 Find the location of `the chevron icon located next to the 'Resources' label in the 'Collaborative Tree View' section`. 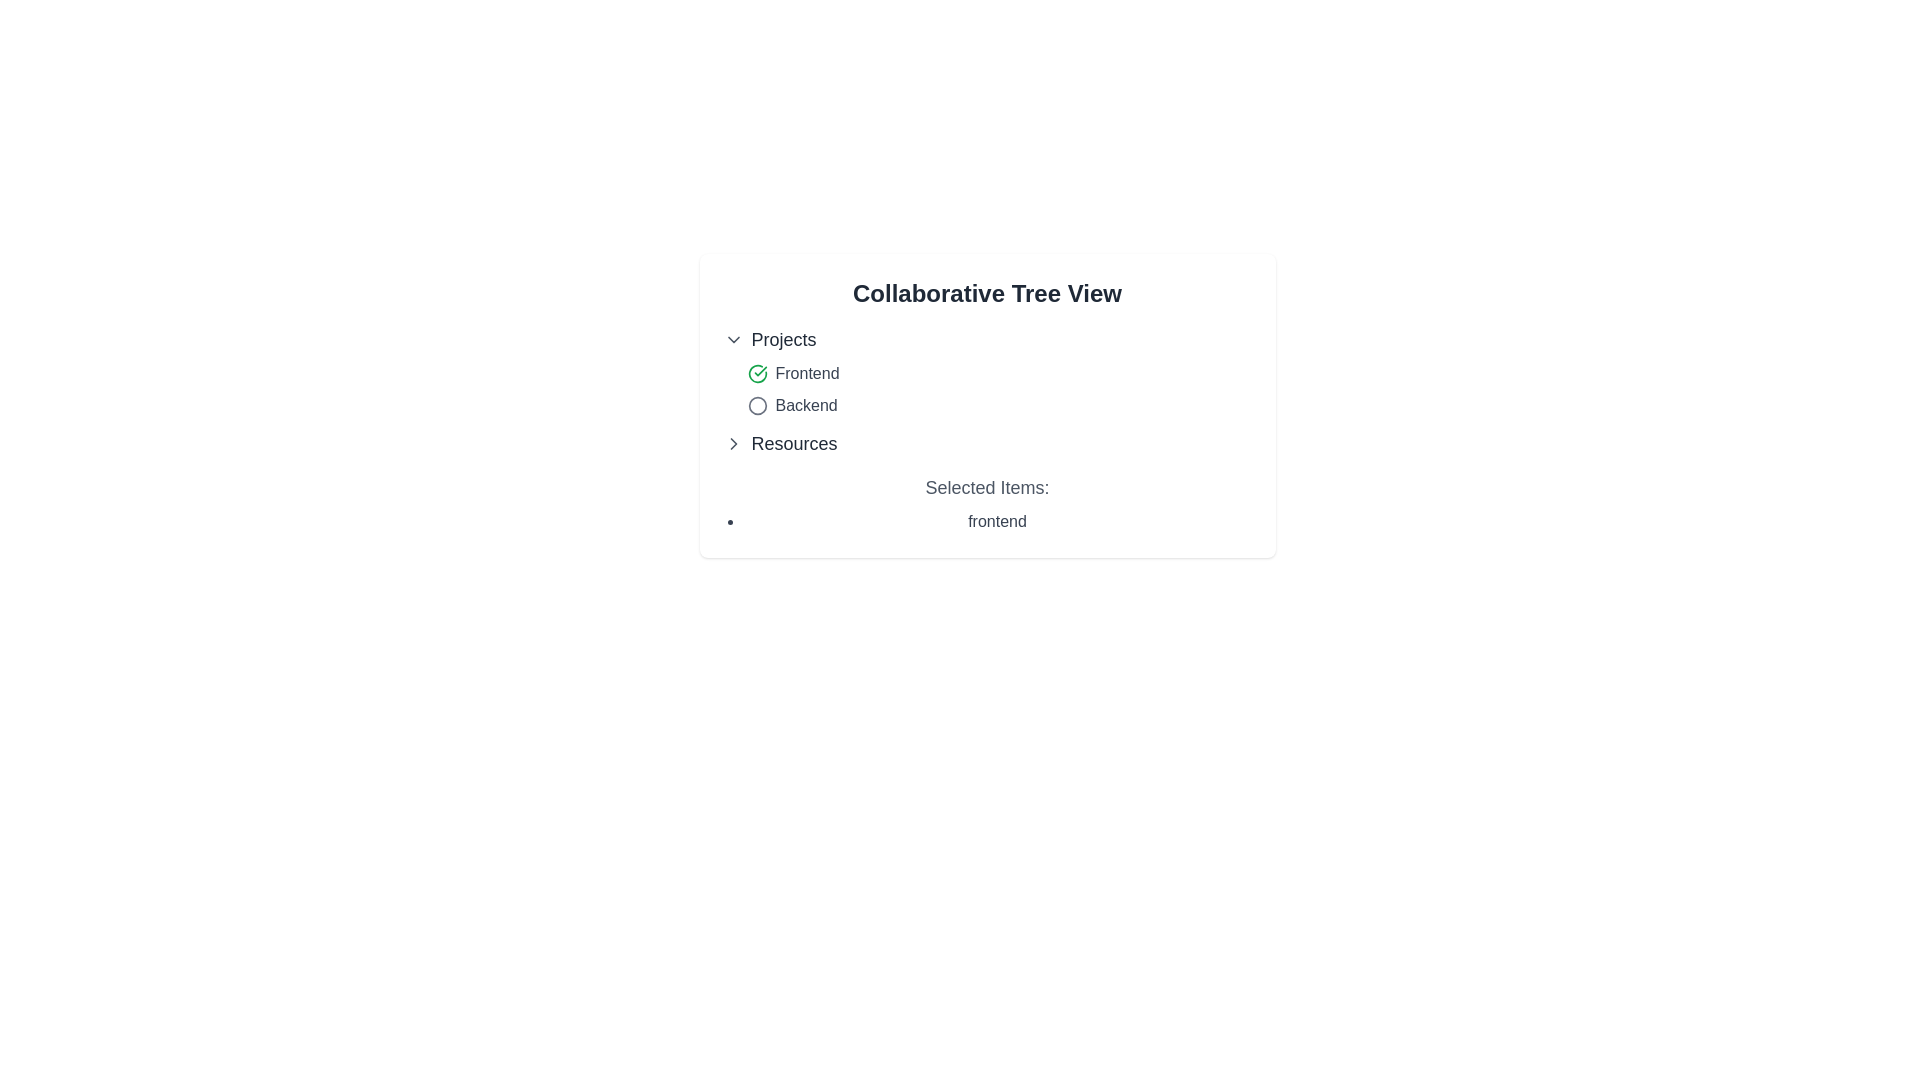

the chevron icon located next to the 'Resources' label in the 'Collaborative Tree View' section is located at coordinates (732, 442).